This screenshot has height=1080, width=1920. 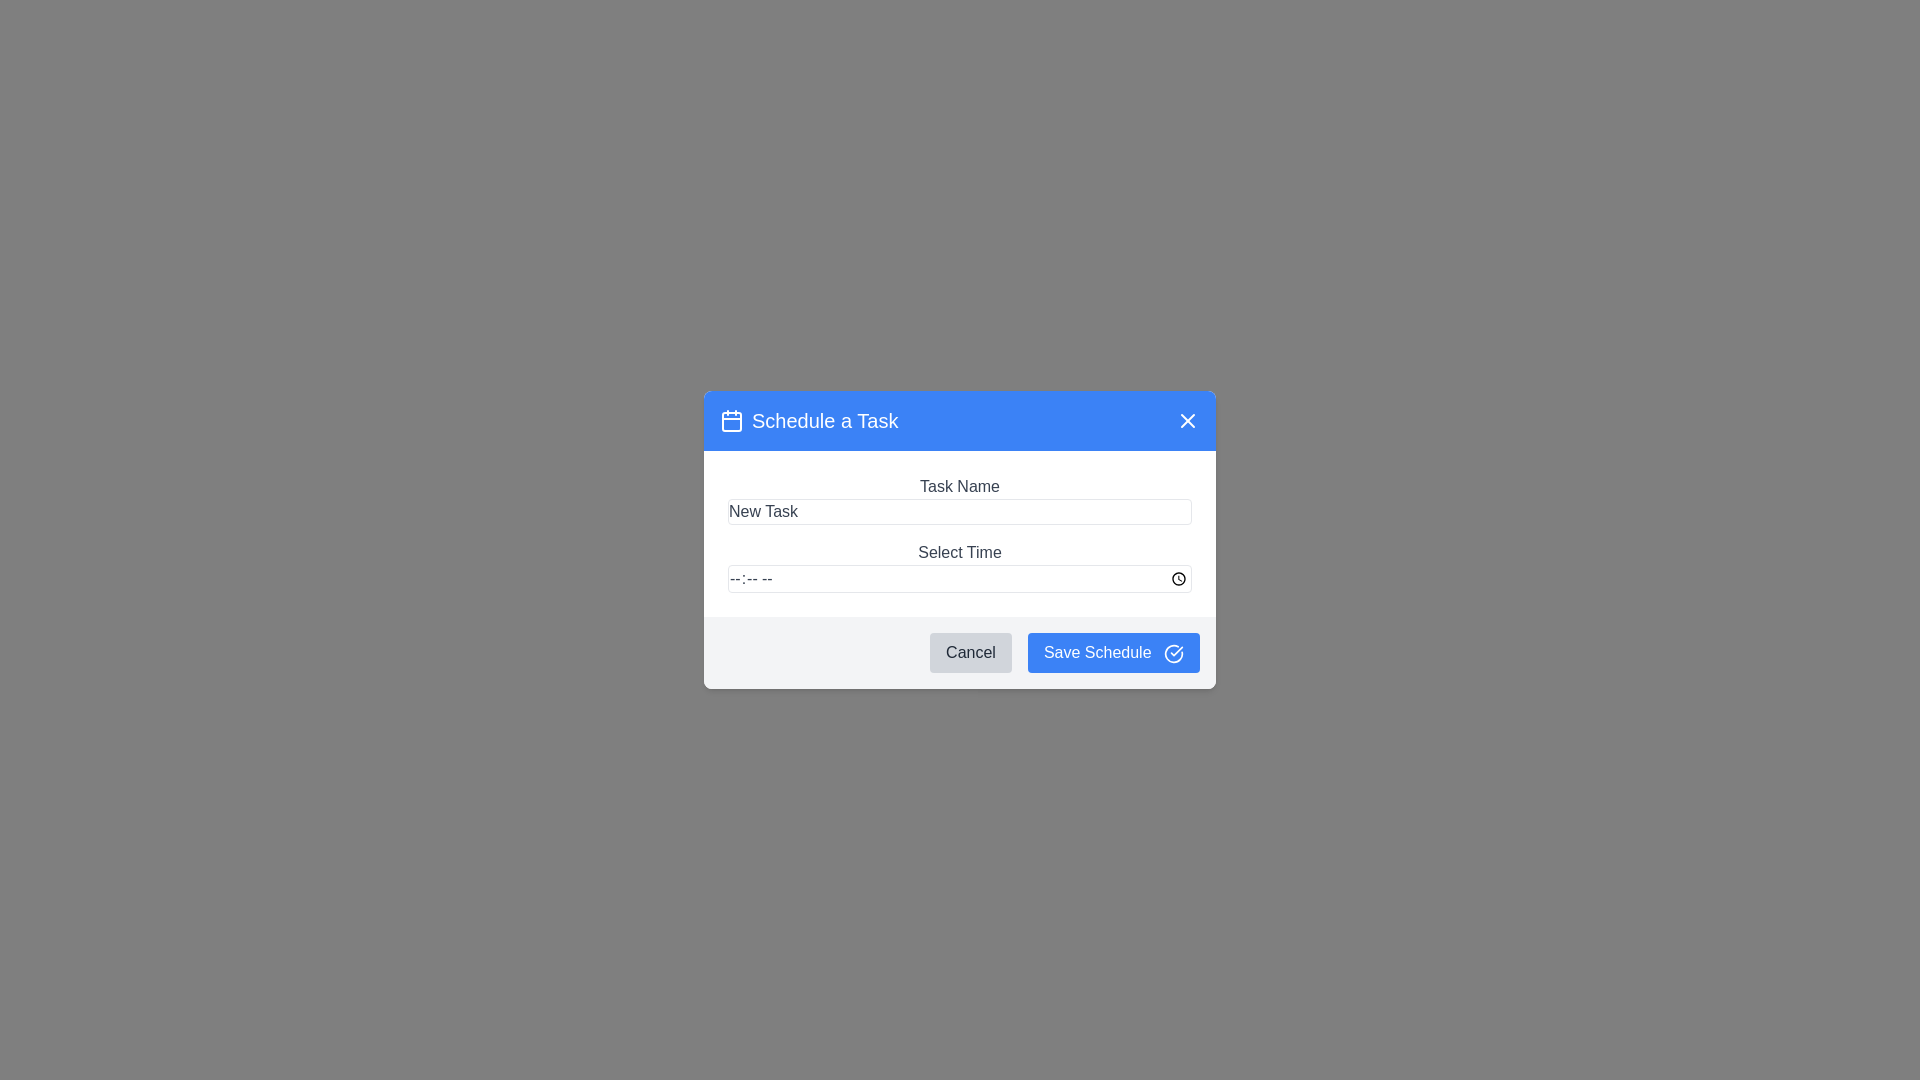 What do you see at coordinates (970, 652) in the screenshot?
I see `the Cancel button to close the dialog` at bounding box center [970, 652].